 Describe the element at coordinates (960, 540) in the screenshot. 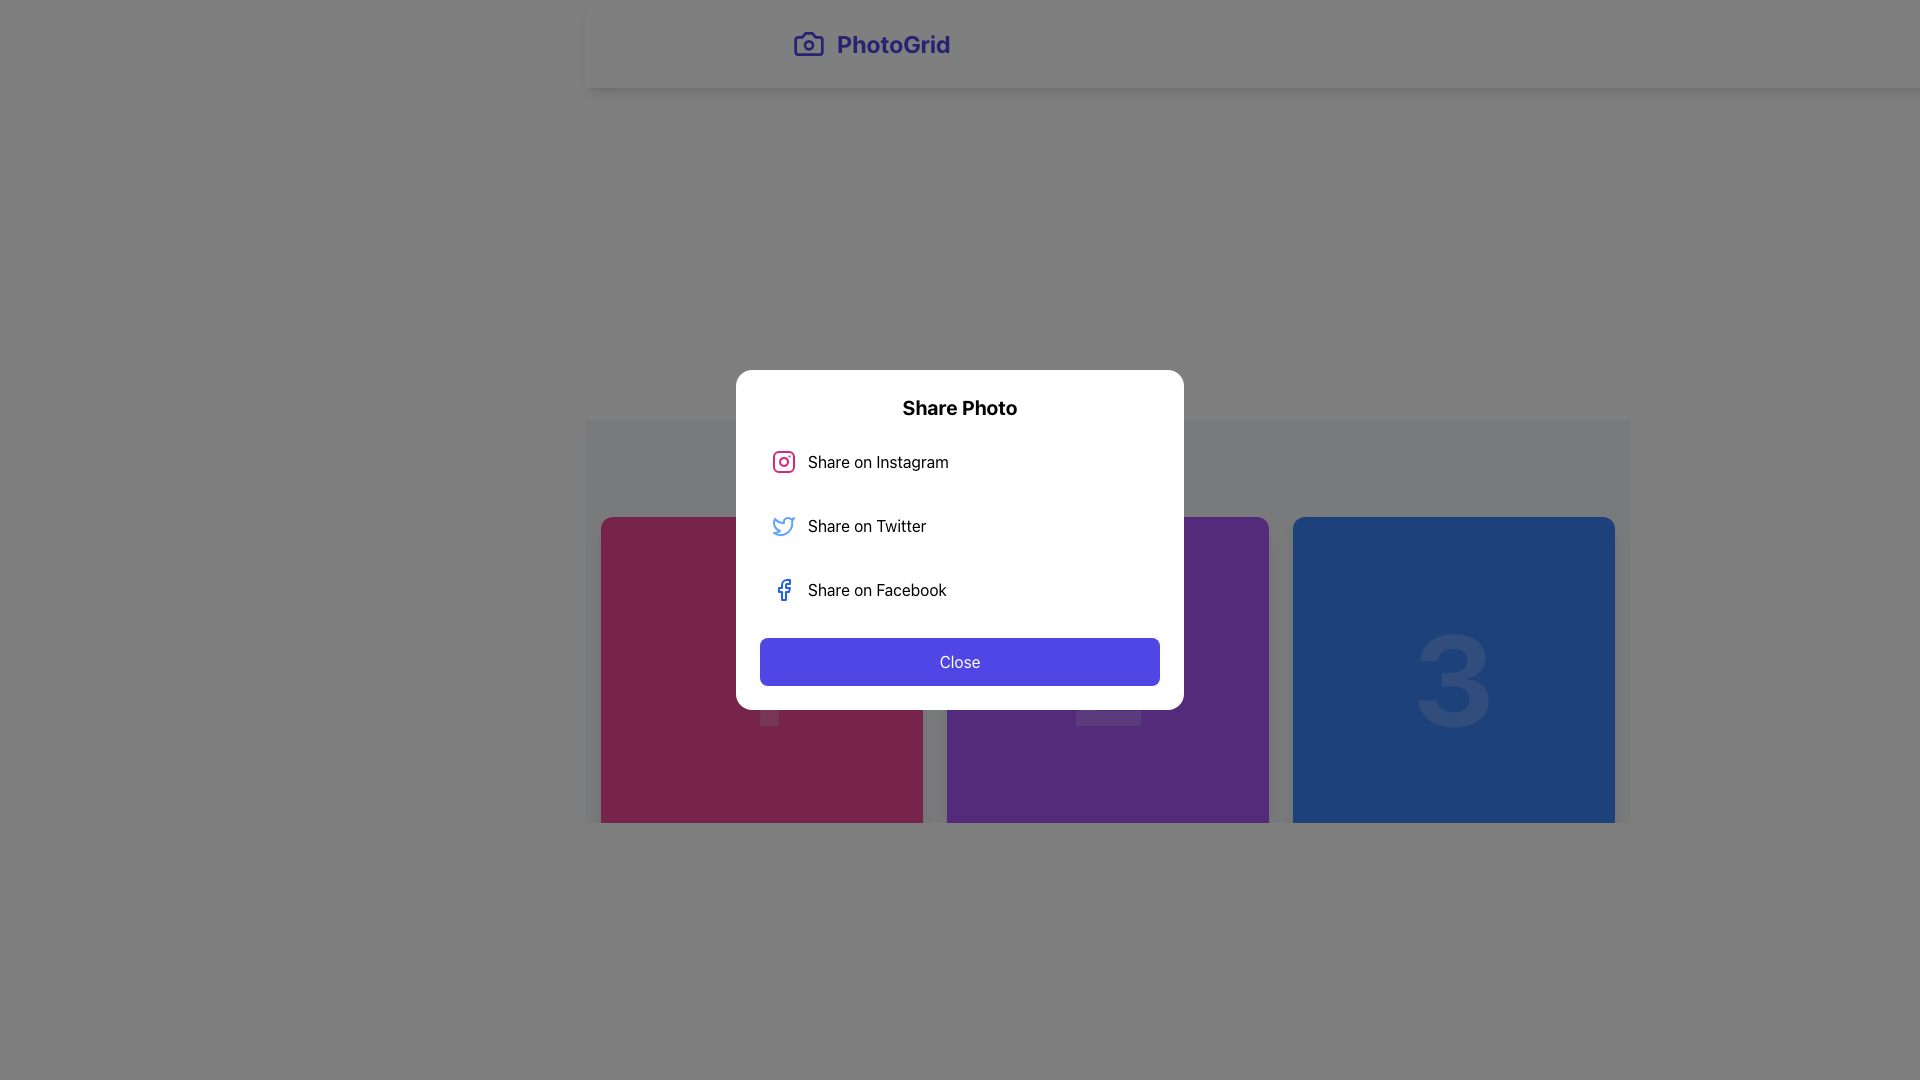

I see `the sharing options in the central modal dialog that allows users to share a photo via Instagram, Twitter, and Facebook` at that location.